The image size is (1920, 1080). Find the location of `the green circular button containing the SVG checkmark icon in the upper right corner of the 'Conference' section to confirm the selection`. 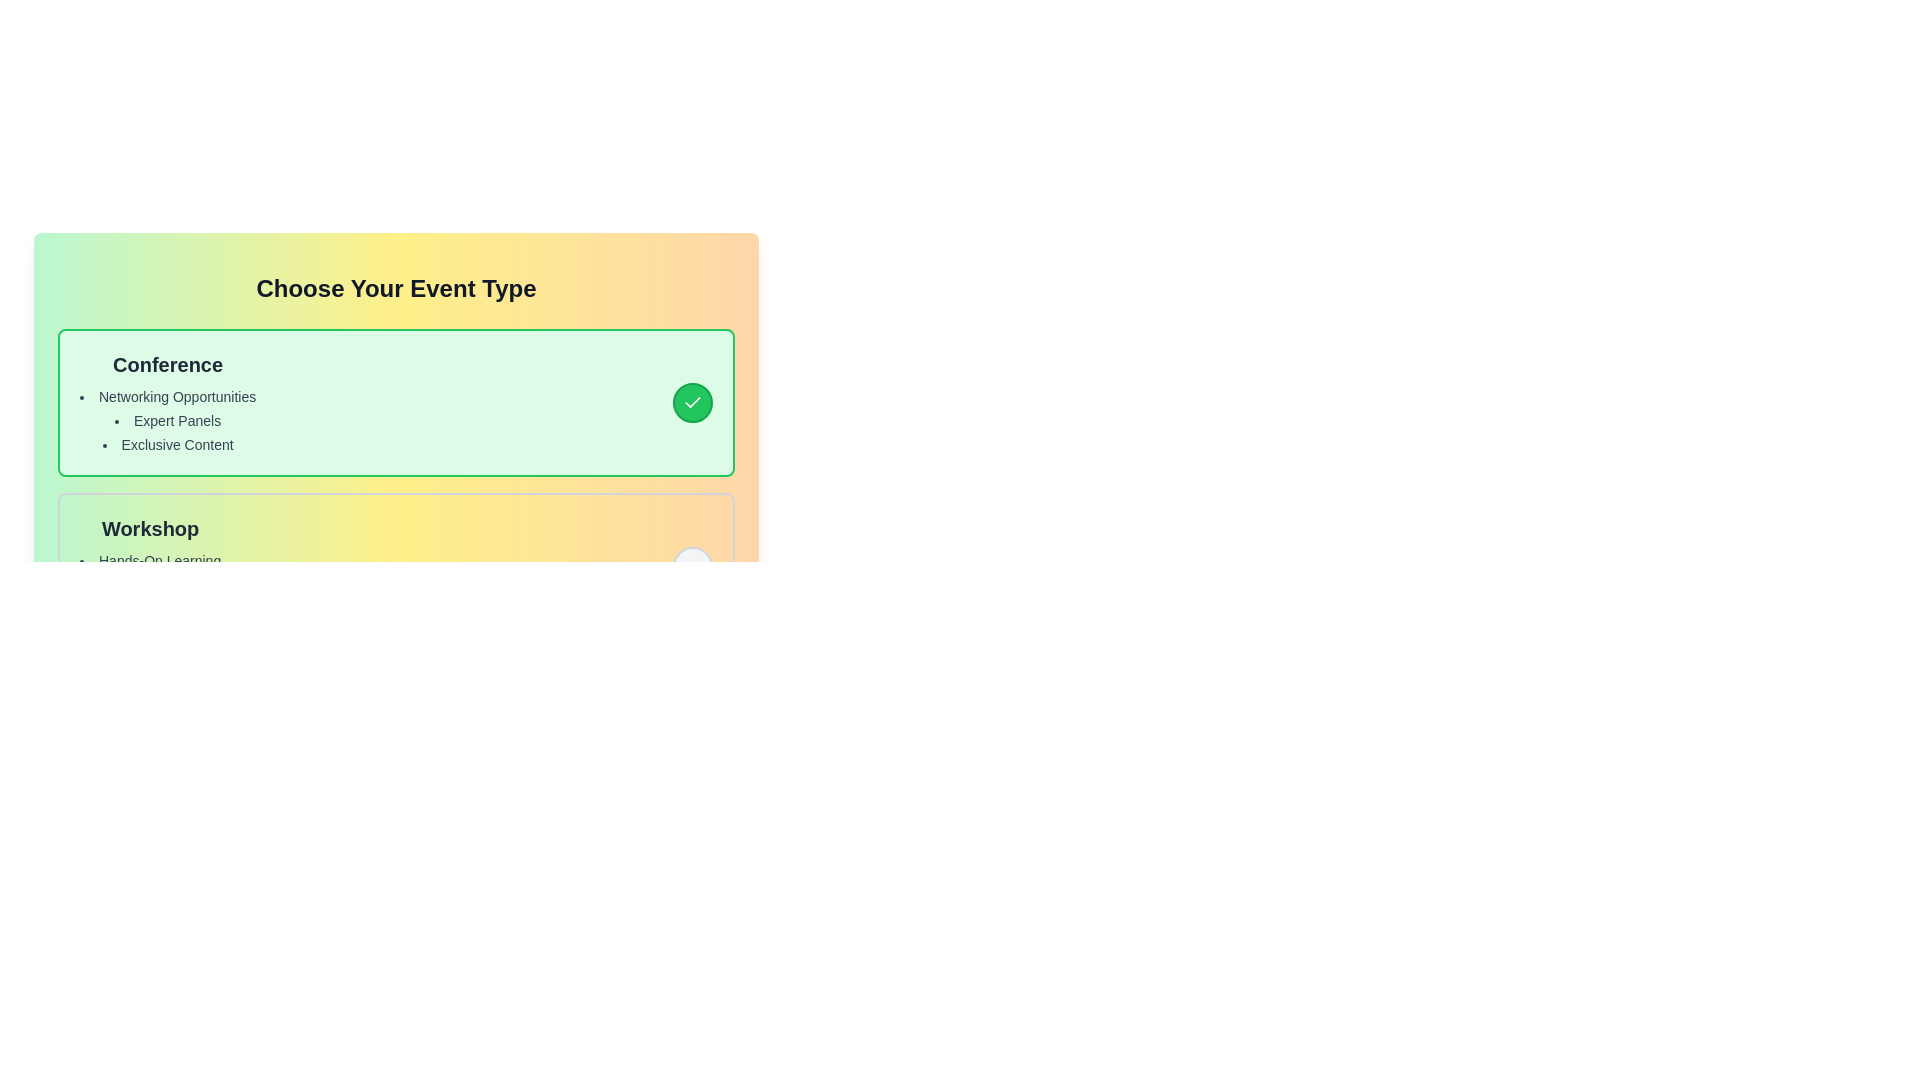

the green circular button containing the SVG checkmark icon in the upper right corner of the 'Conference' section to confirm the selection is located at coordinates (692, 402).